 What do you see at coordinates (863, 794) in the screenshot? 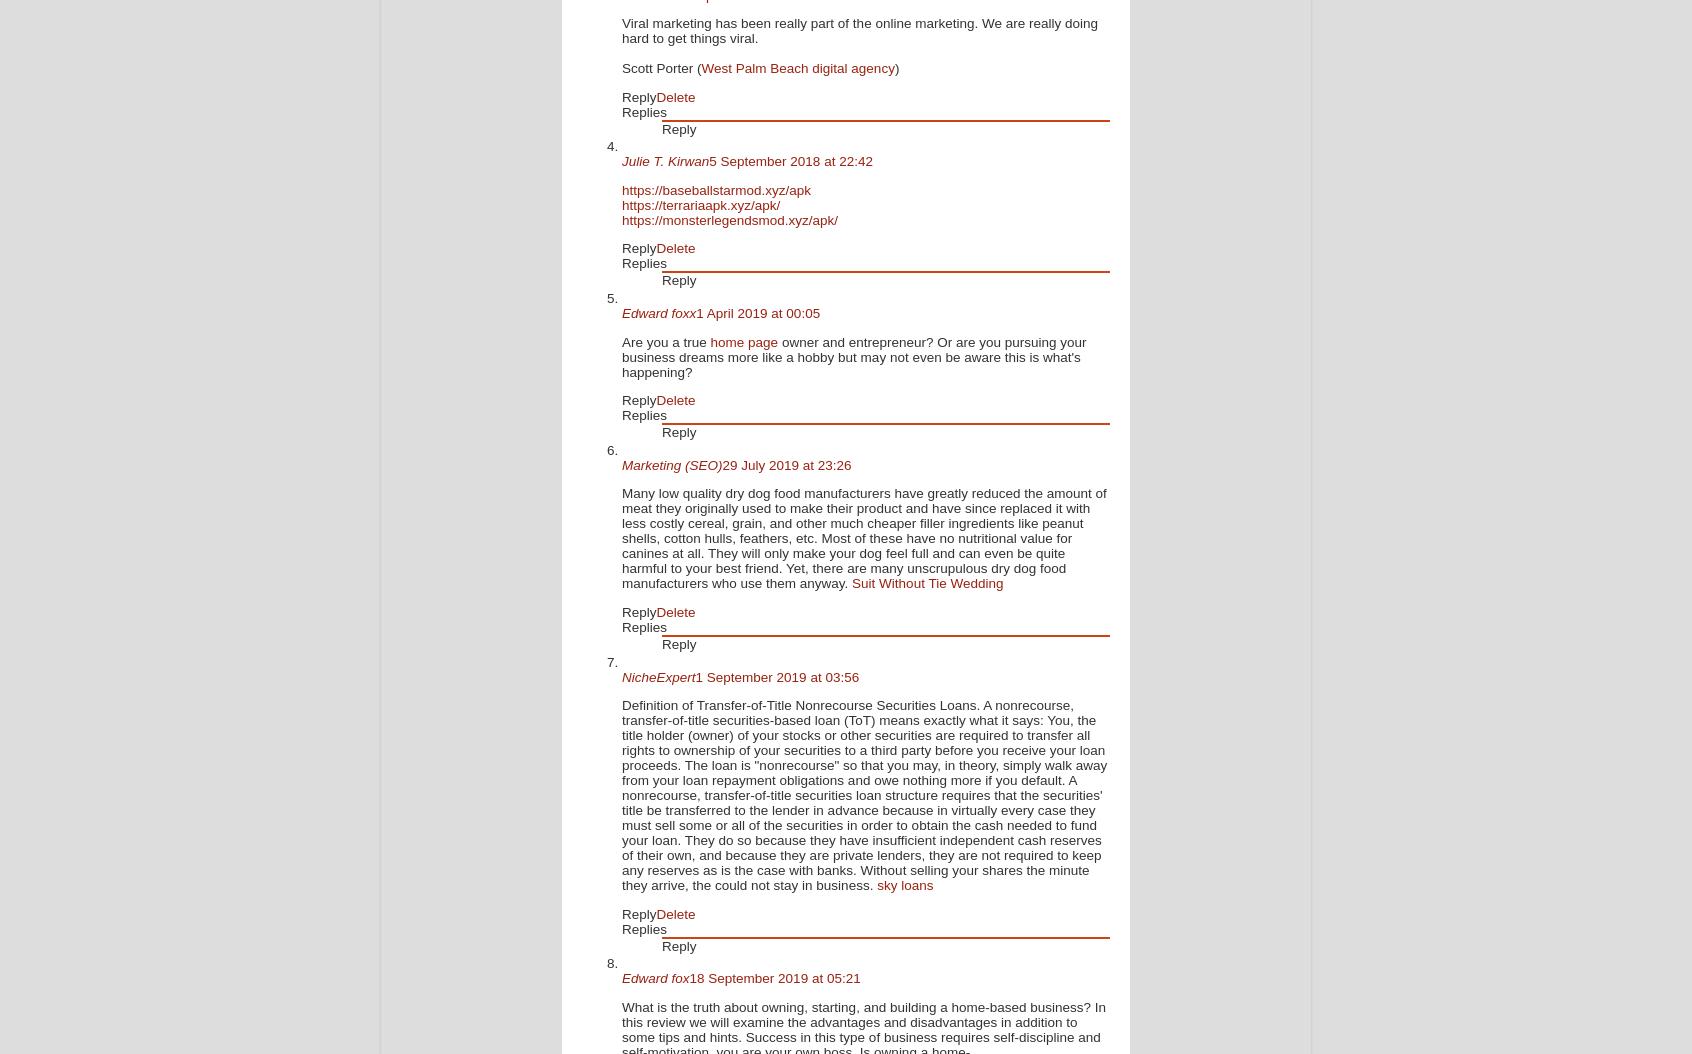
I see `'Definition of Transfer-of-Title Nonrecourse Securities Loans. A nonrecourse, transfer-of-title securities-based loan (ToT) means exactly what it says: You, the title holder (owner) of your stocks or other securities are required to transfer all rights to ownership of your securities to a third party before you receive your loan proceeds. The loan is "nonrecourse" so that you may, in theory, simply walk away from your loan repayment obligations and owe nothing more if you default. A nonrecourse, transfer-of-title securities loan structure requires that the securities' title be transferred to the lender in advance because in virtually every case they must sell some or all of the securities in order to obtain the cash needed to fund your loan. They do so because they have insufficient independent cash reserves of their own, and because they are private lenders, they are not required to keep any reserves as is the case with banks. Without selling your shares the minute they arrive, the could not stay in business.'` at bounding box center [863, 794].